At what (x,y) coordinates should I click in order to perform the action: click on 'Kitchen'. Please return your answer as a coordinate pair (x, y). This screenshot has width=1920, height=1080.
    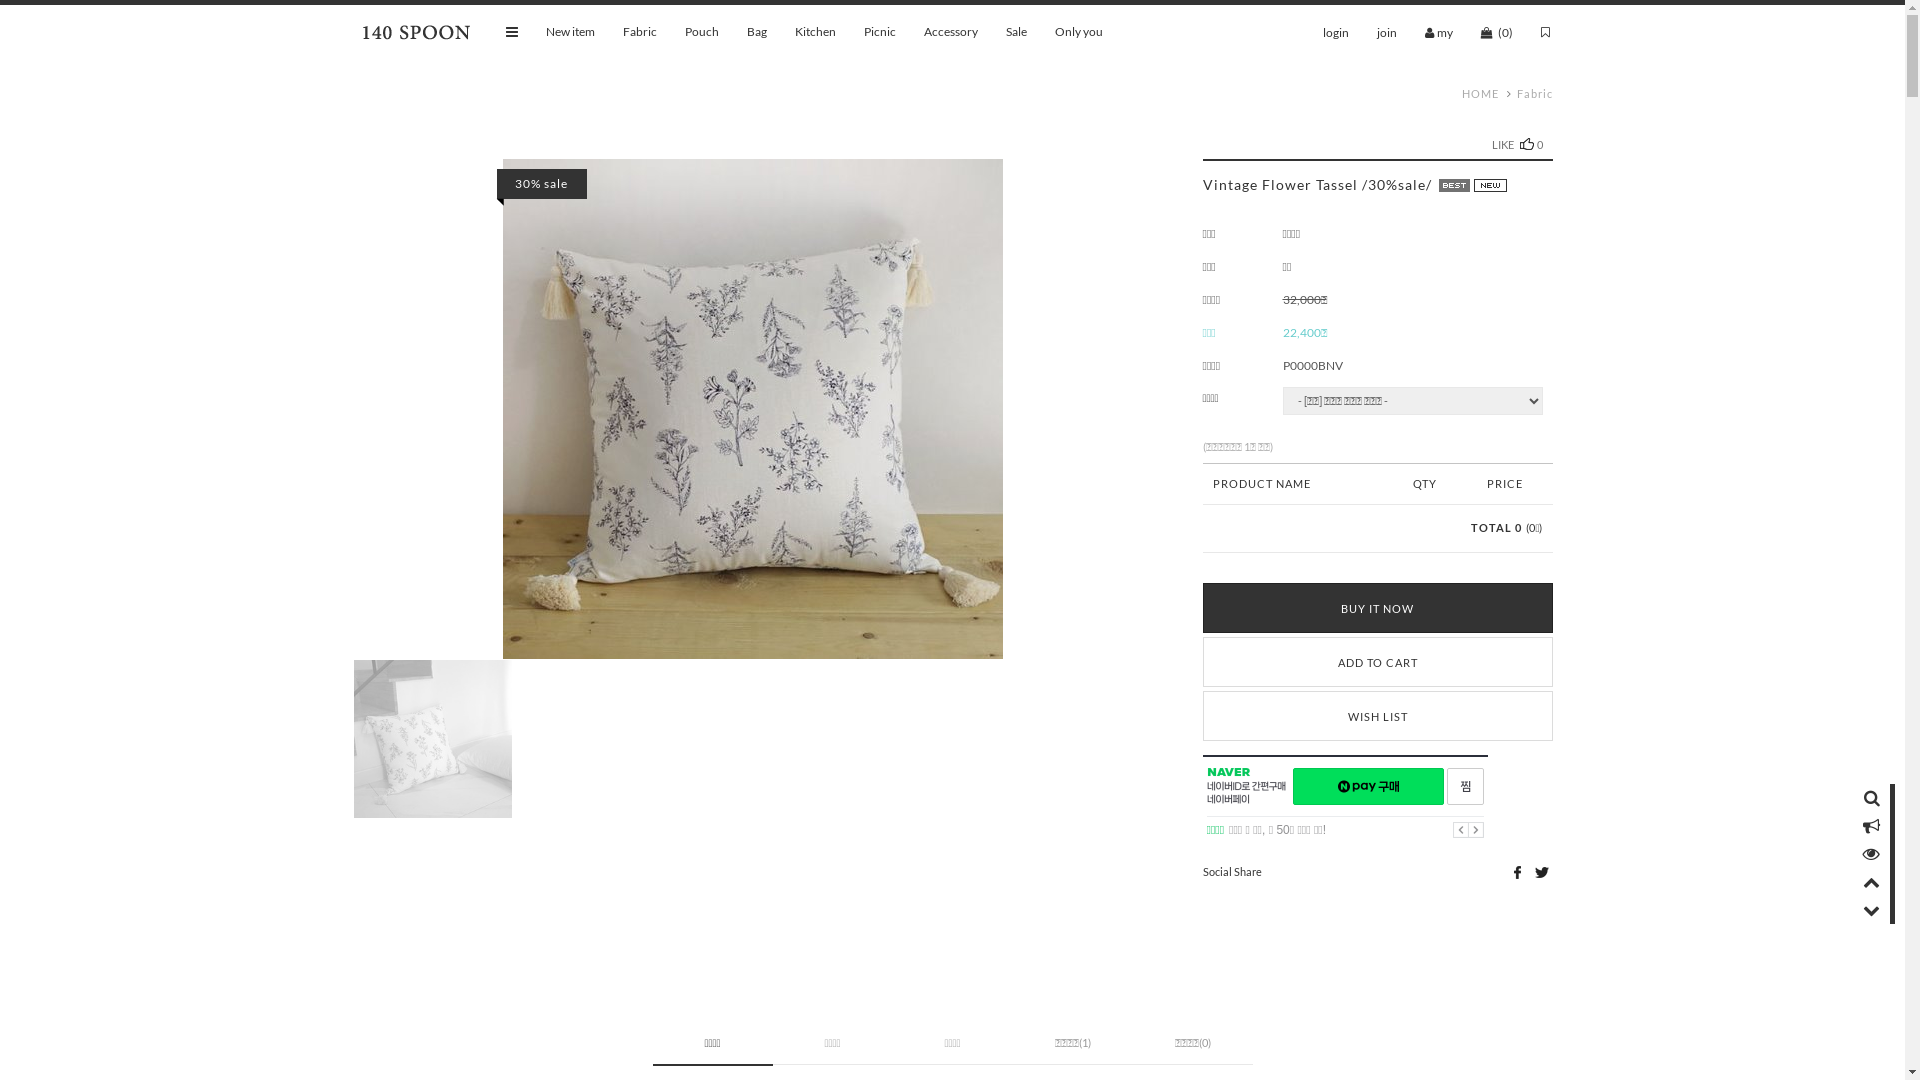
    Looking at the image, I should click on (814, 31).